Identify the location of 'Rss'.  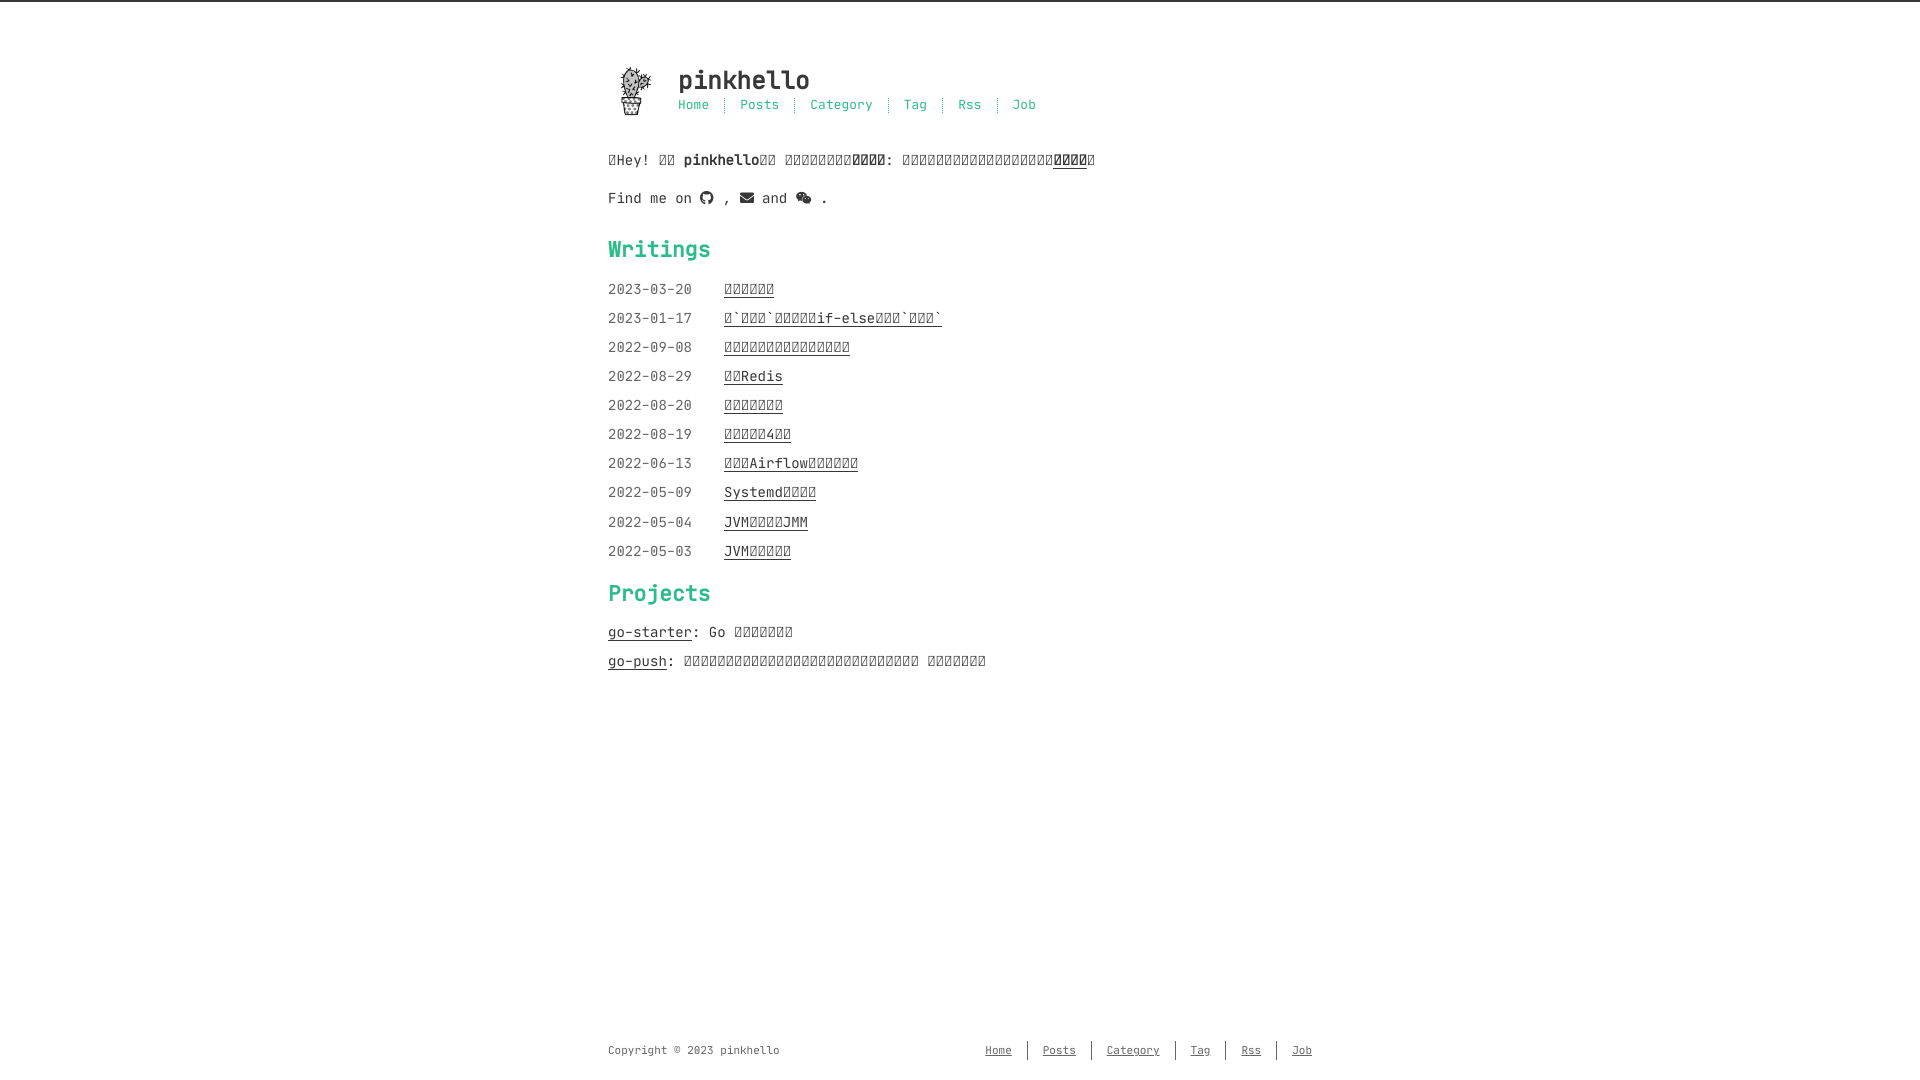
(1250, 1048).